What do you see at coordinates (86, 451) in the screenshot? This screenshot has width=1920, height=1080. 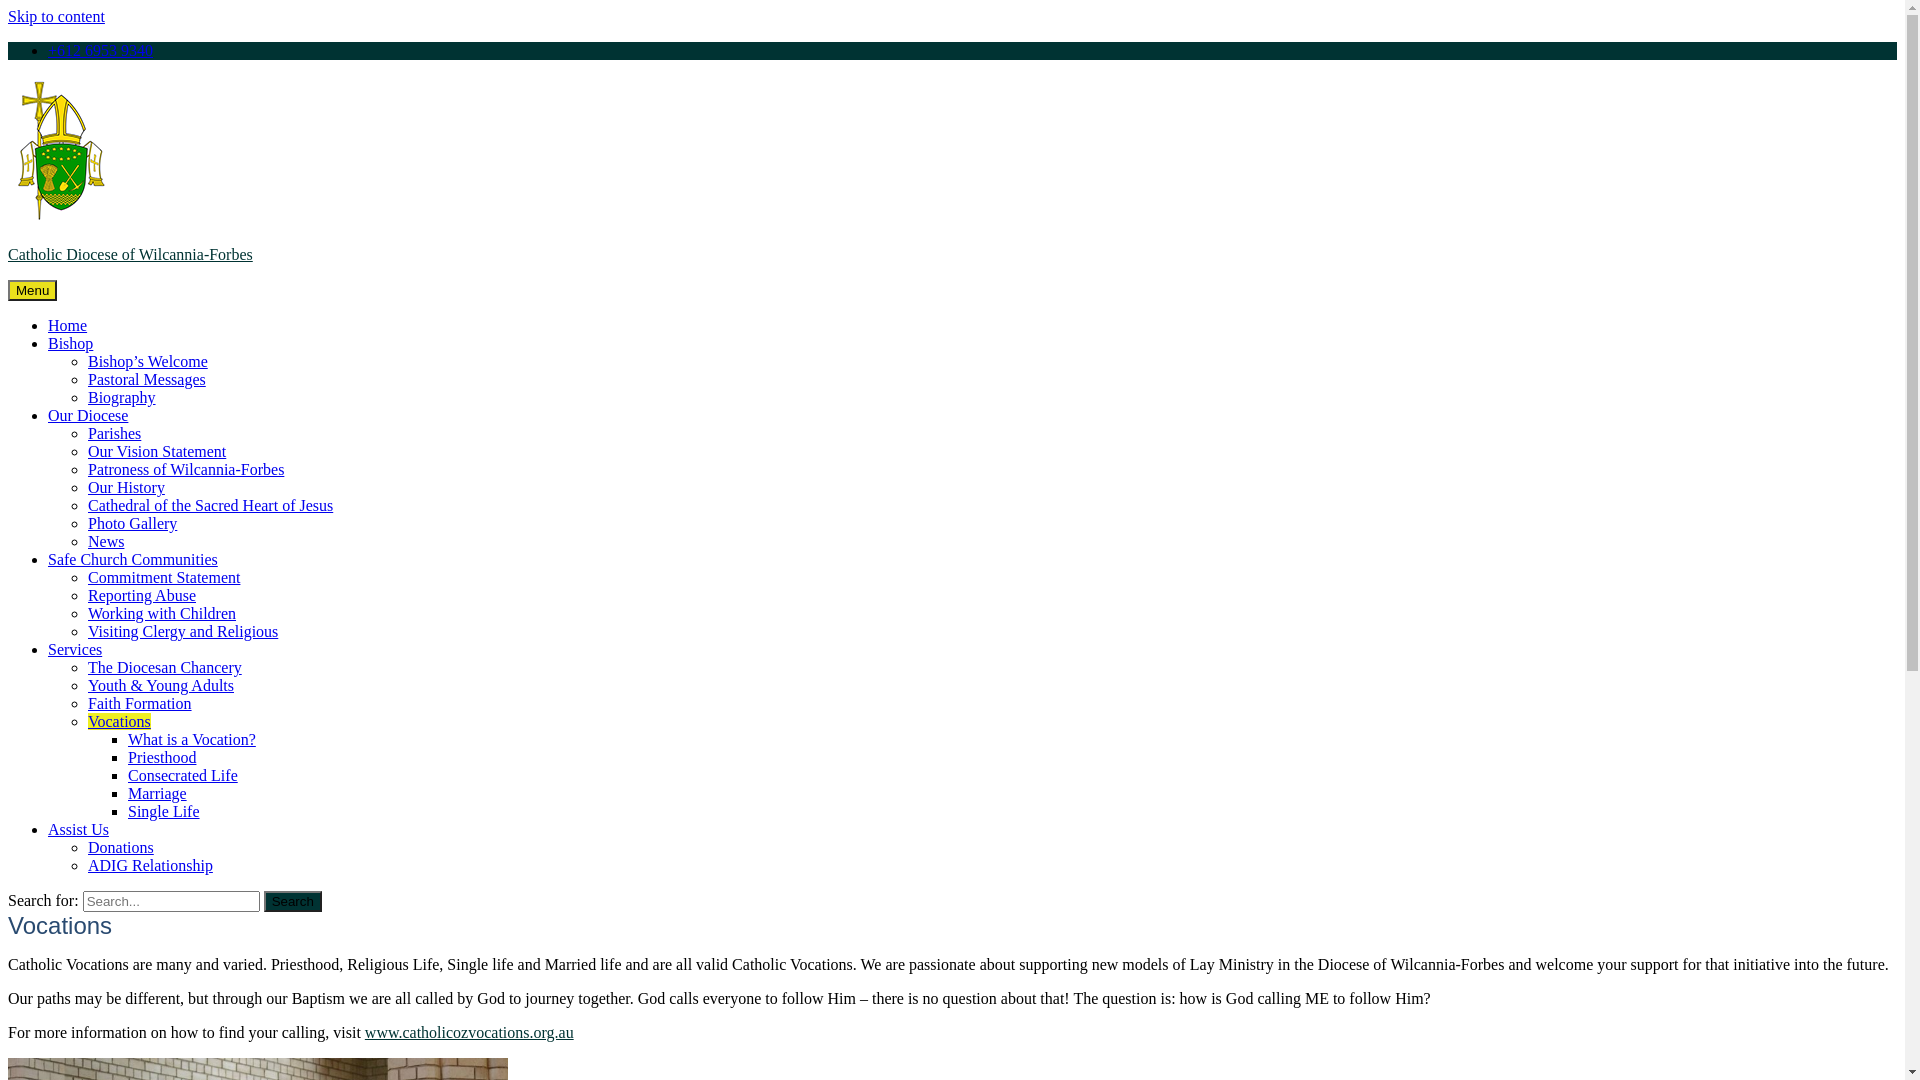 I see `'Our Vision Statement'` at bounding box center [86, 451].